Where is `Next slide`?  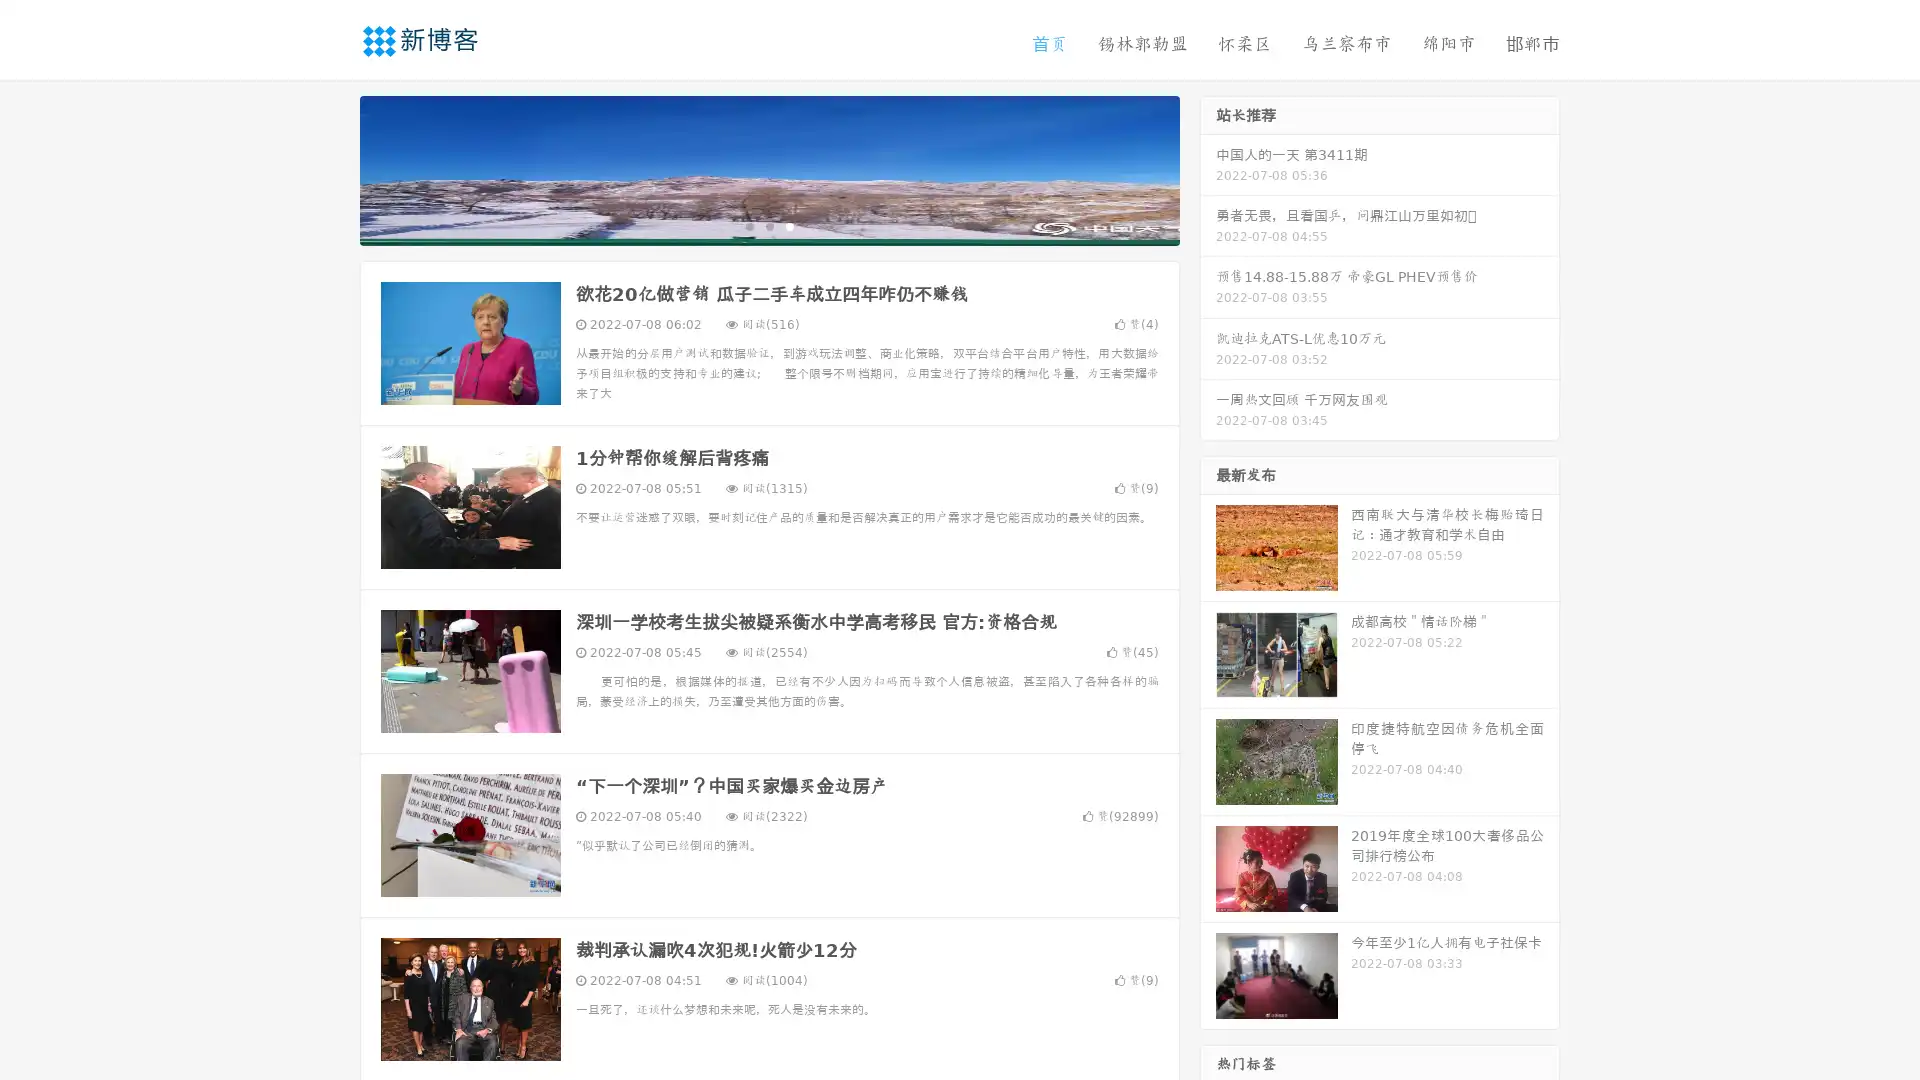 Next slide is located at coordinates (1208, 168).